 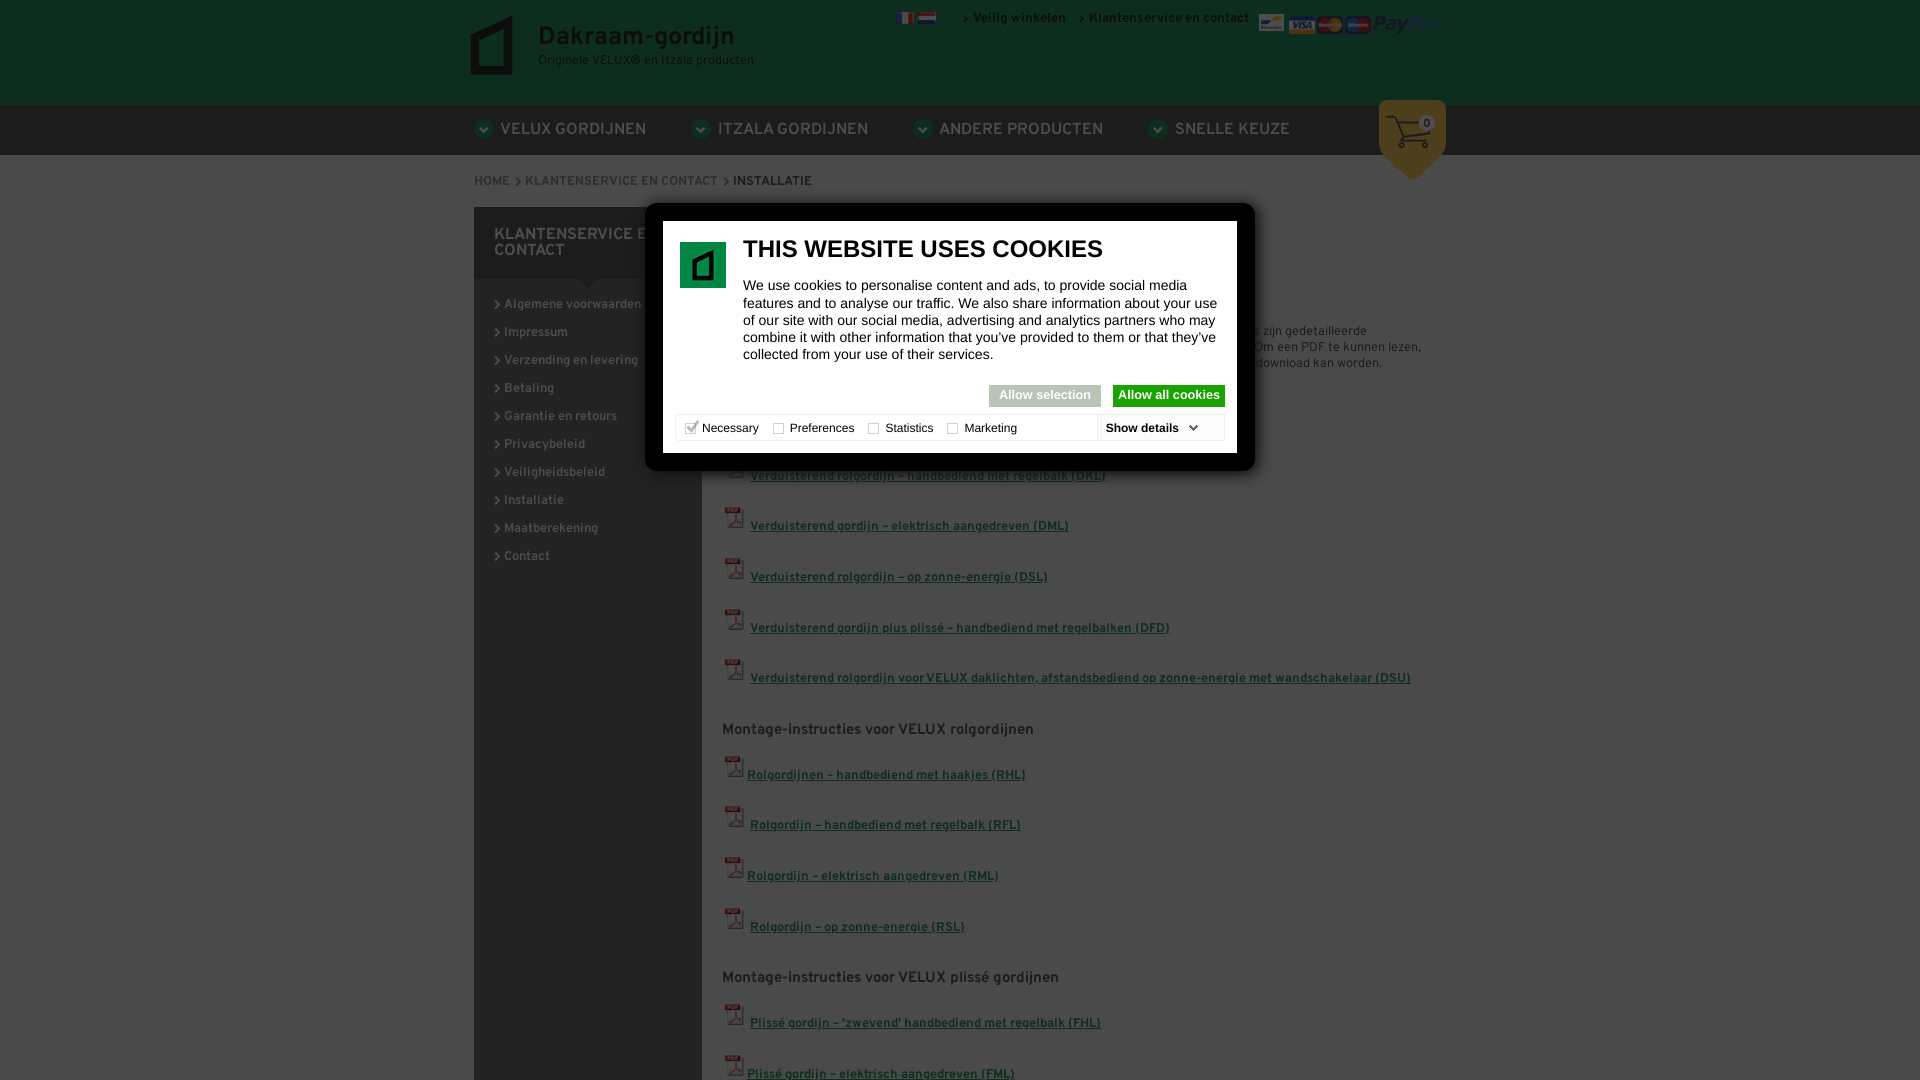 I want to click on 'HOME', so click(x=498, y=181).